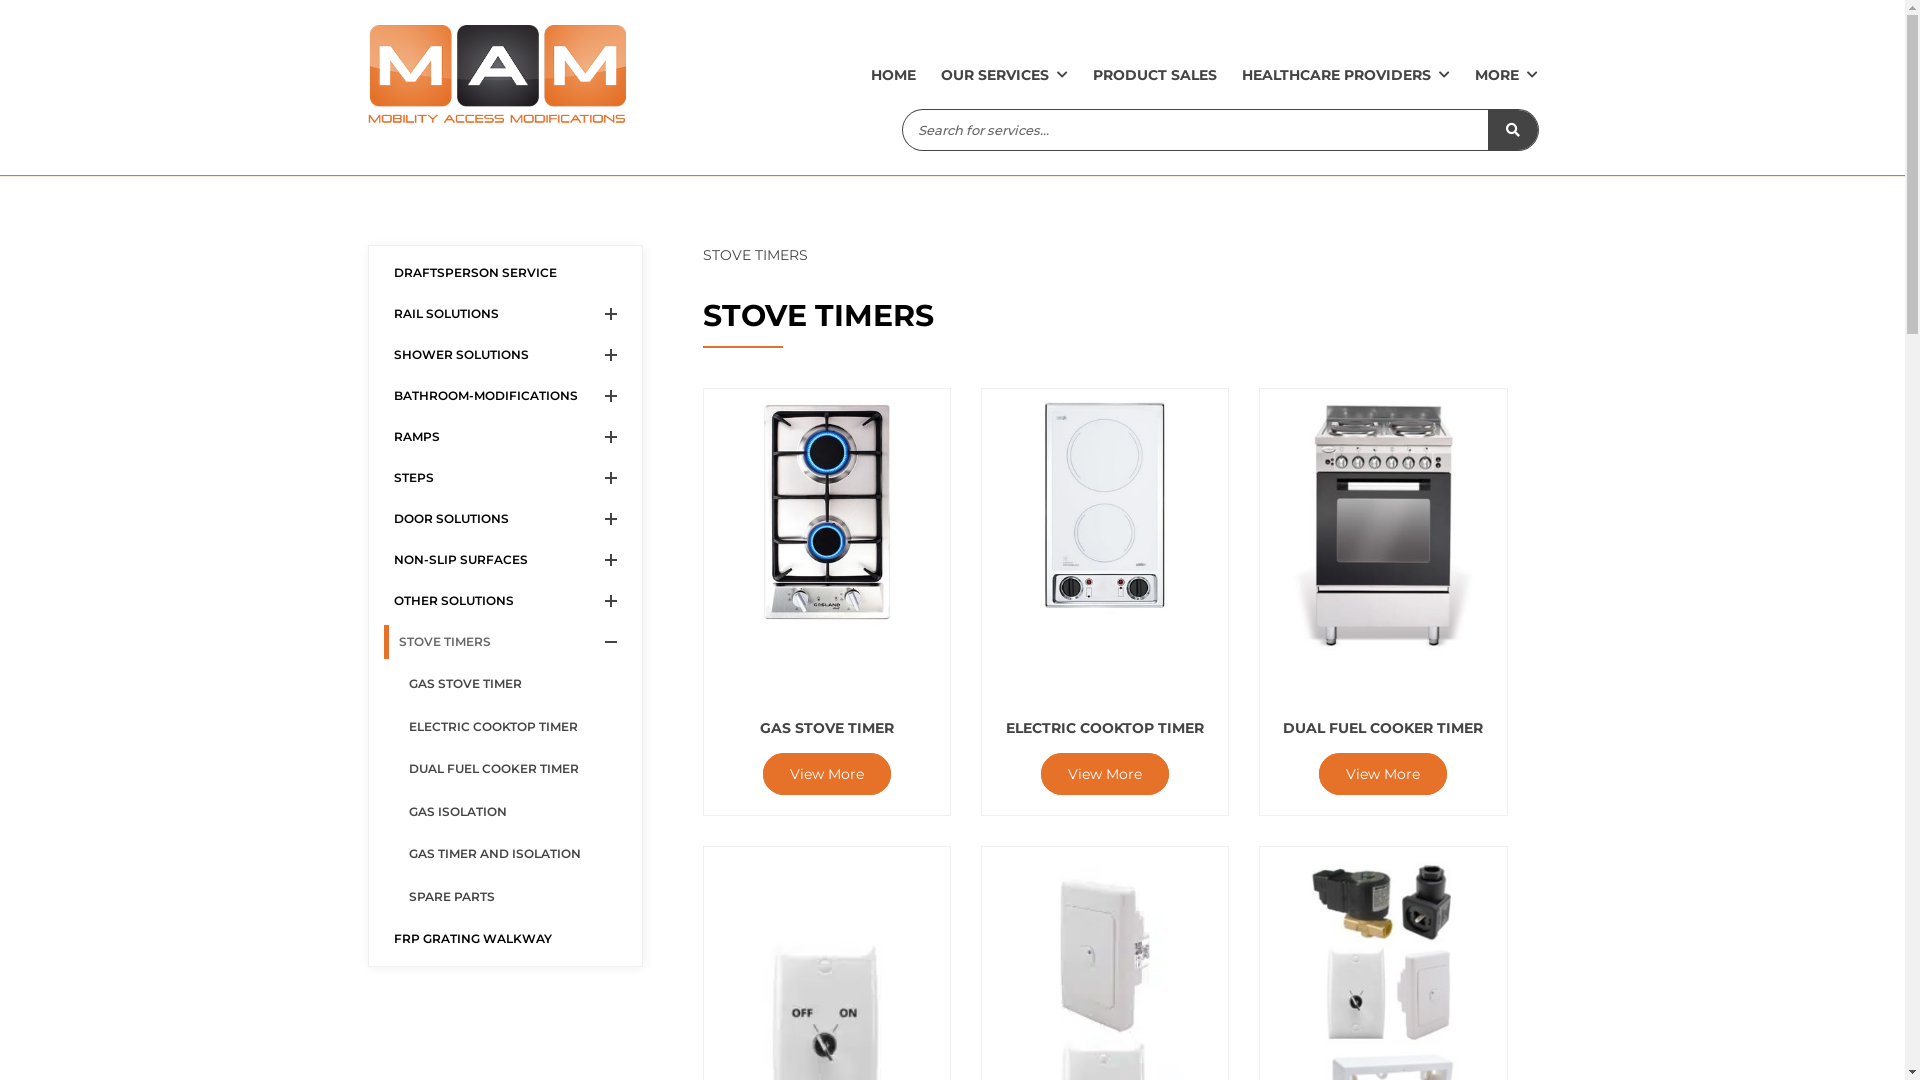 The height and width of the screenshot is (1080, 1920). Describe the element at coordinates (487, 559) in the screenshot. I see `'NON-SLIP SURFACES'` at that location.